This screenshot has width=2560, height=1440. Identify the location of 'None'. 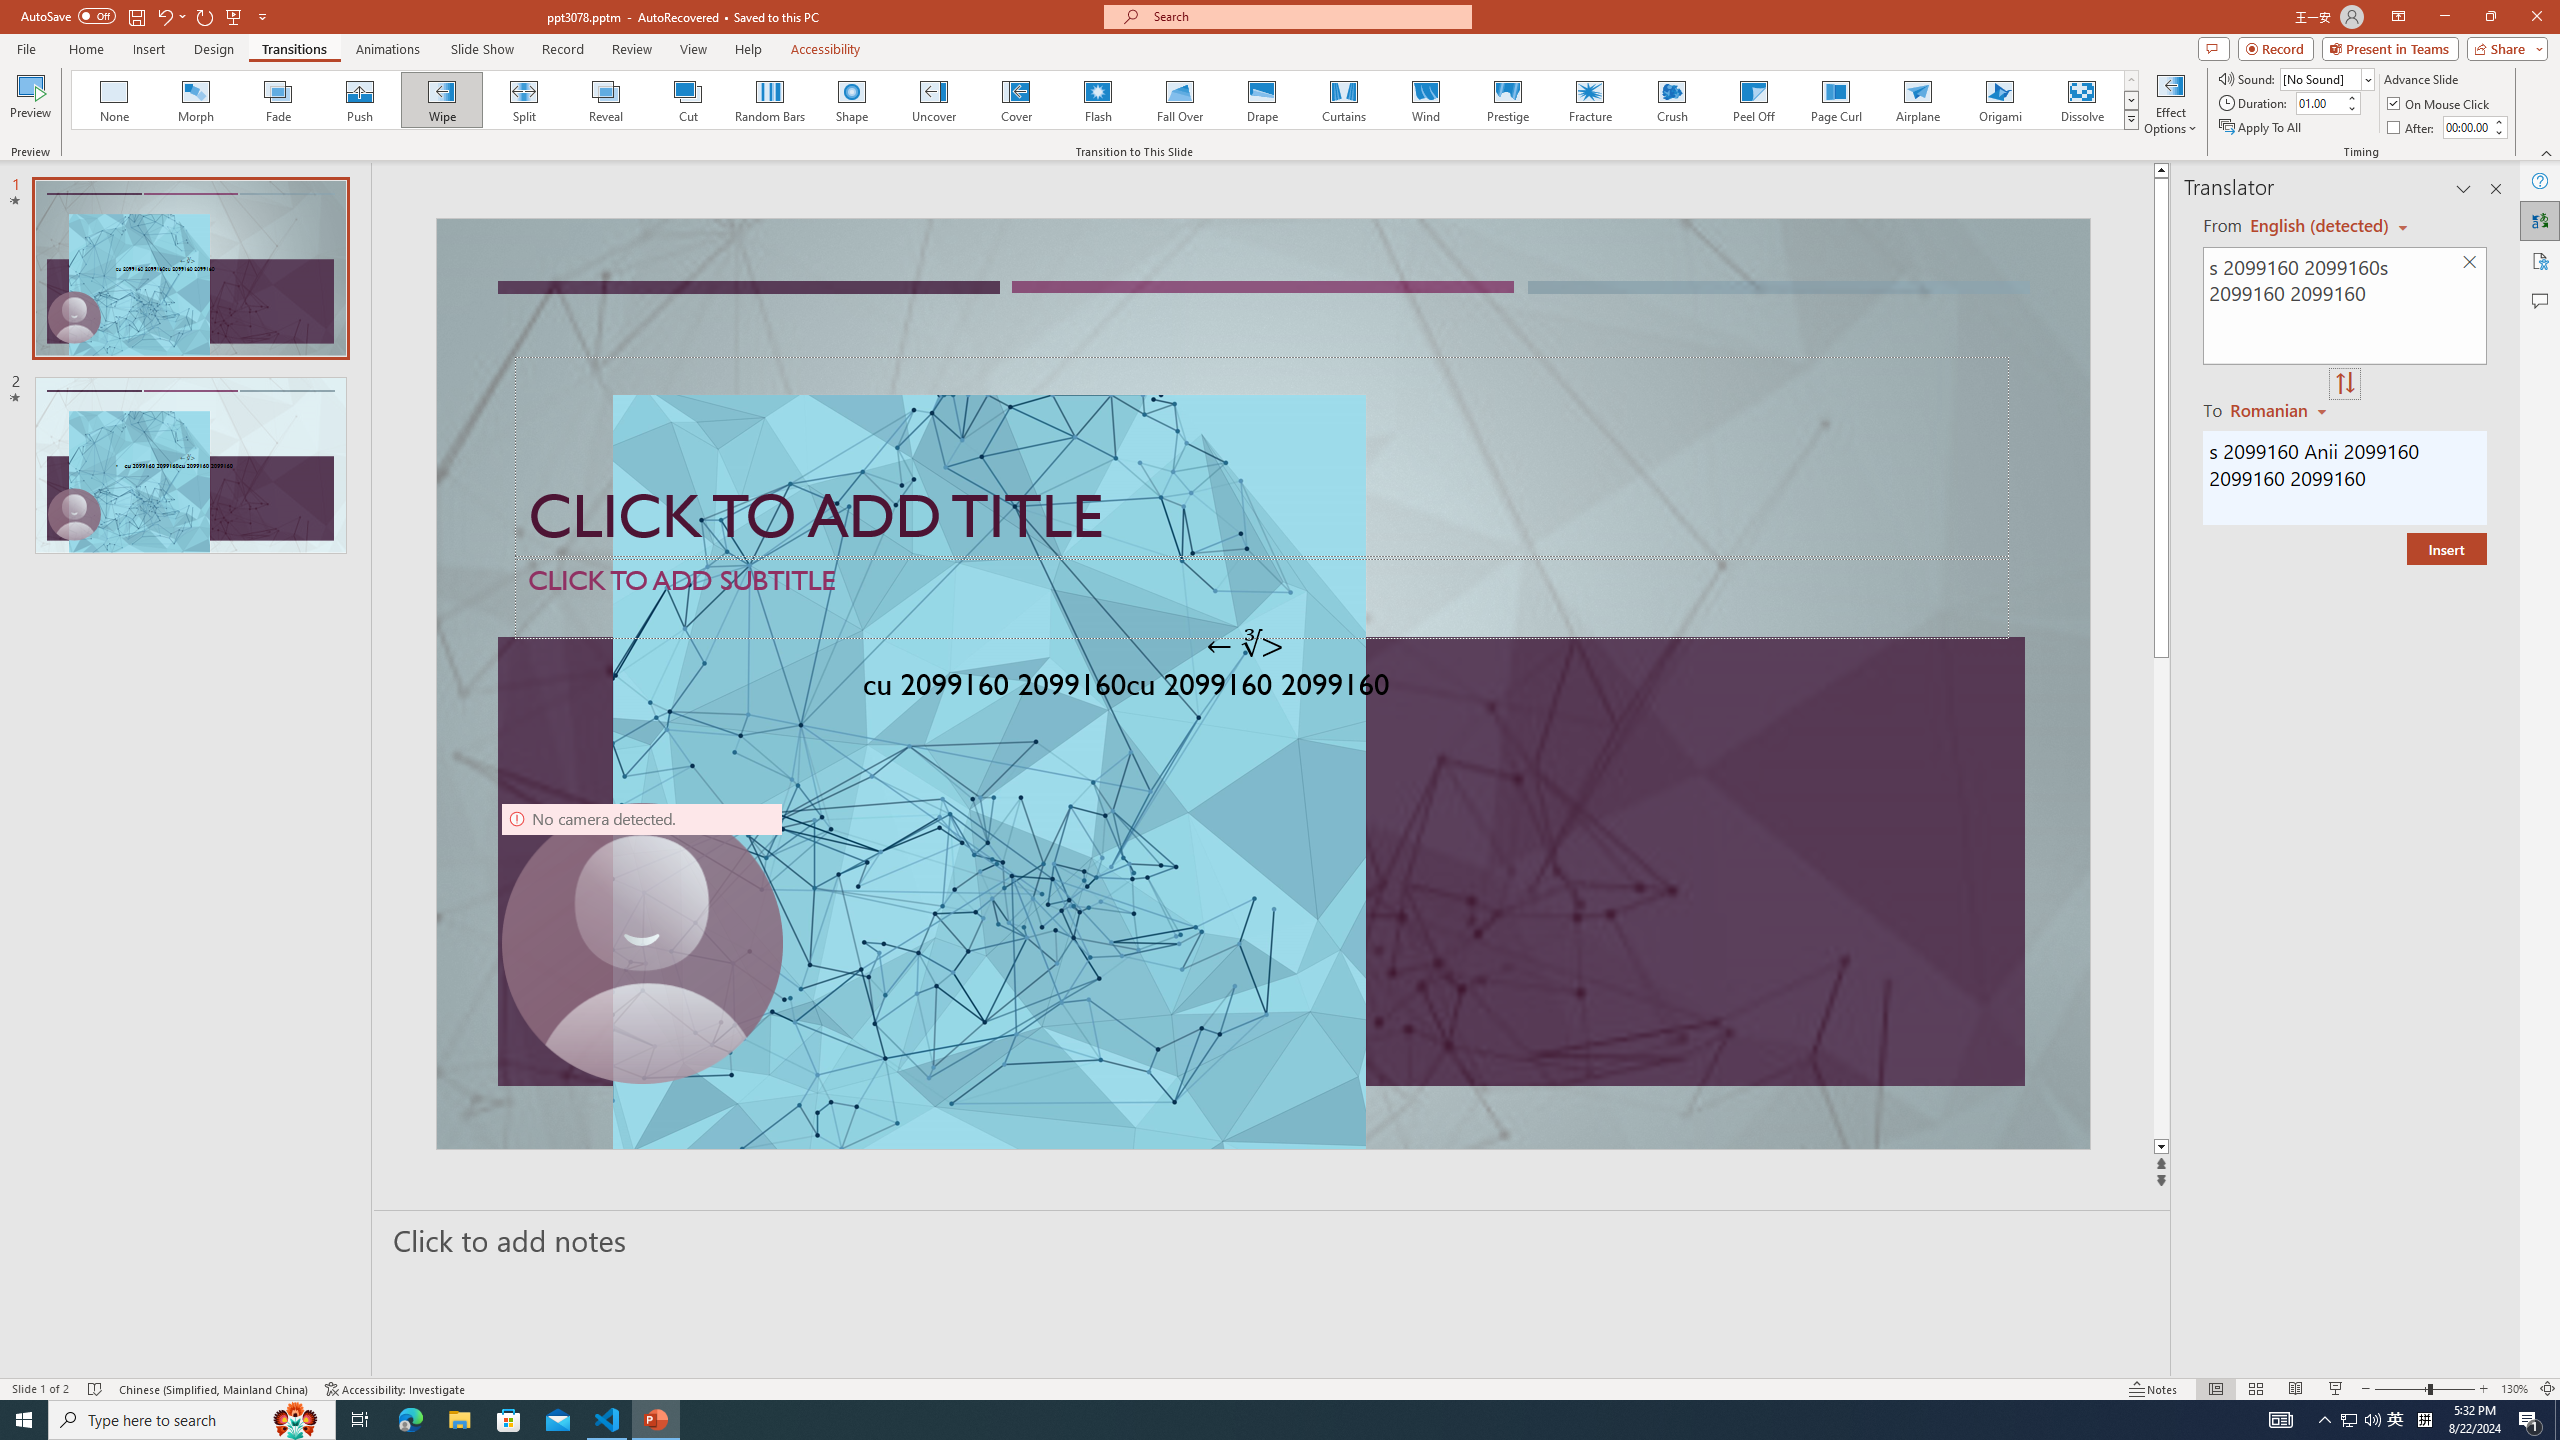
(114, 99).